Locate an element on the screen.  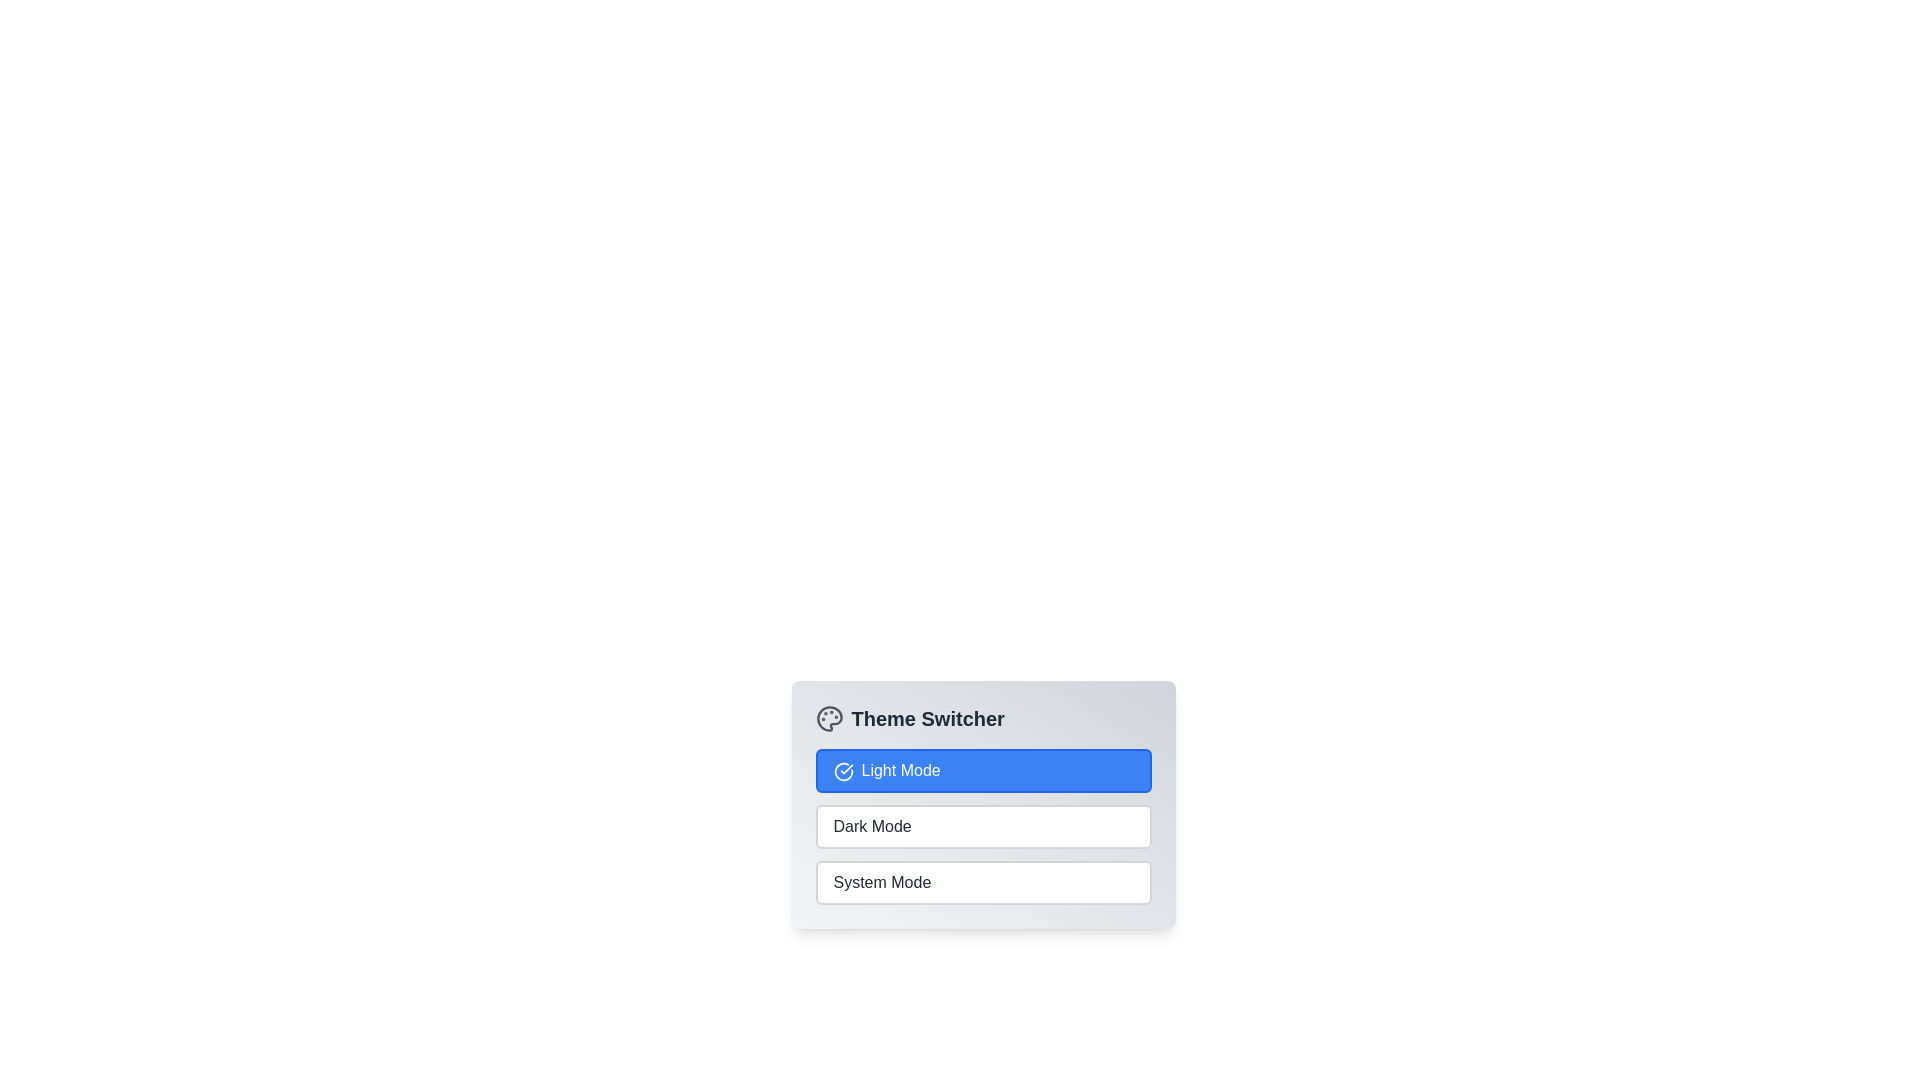
the theme option System Mode to switch to the corresponding theme is located at coordinates (983, 882).